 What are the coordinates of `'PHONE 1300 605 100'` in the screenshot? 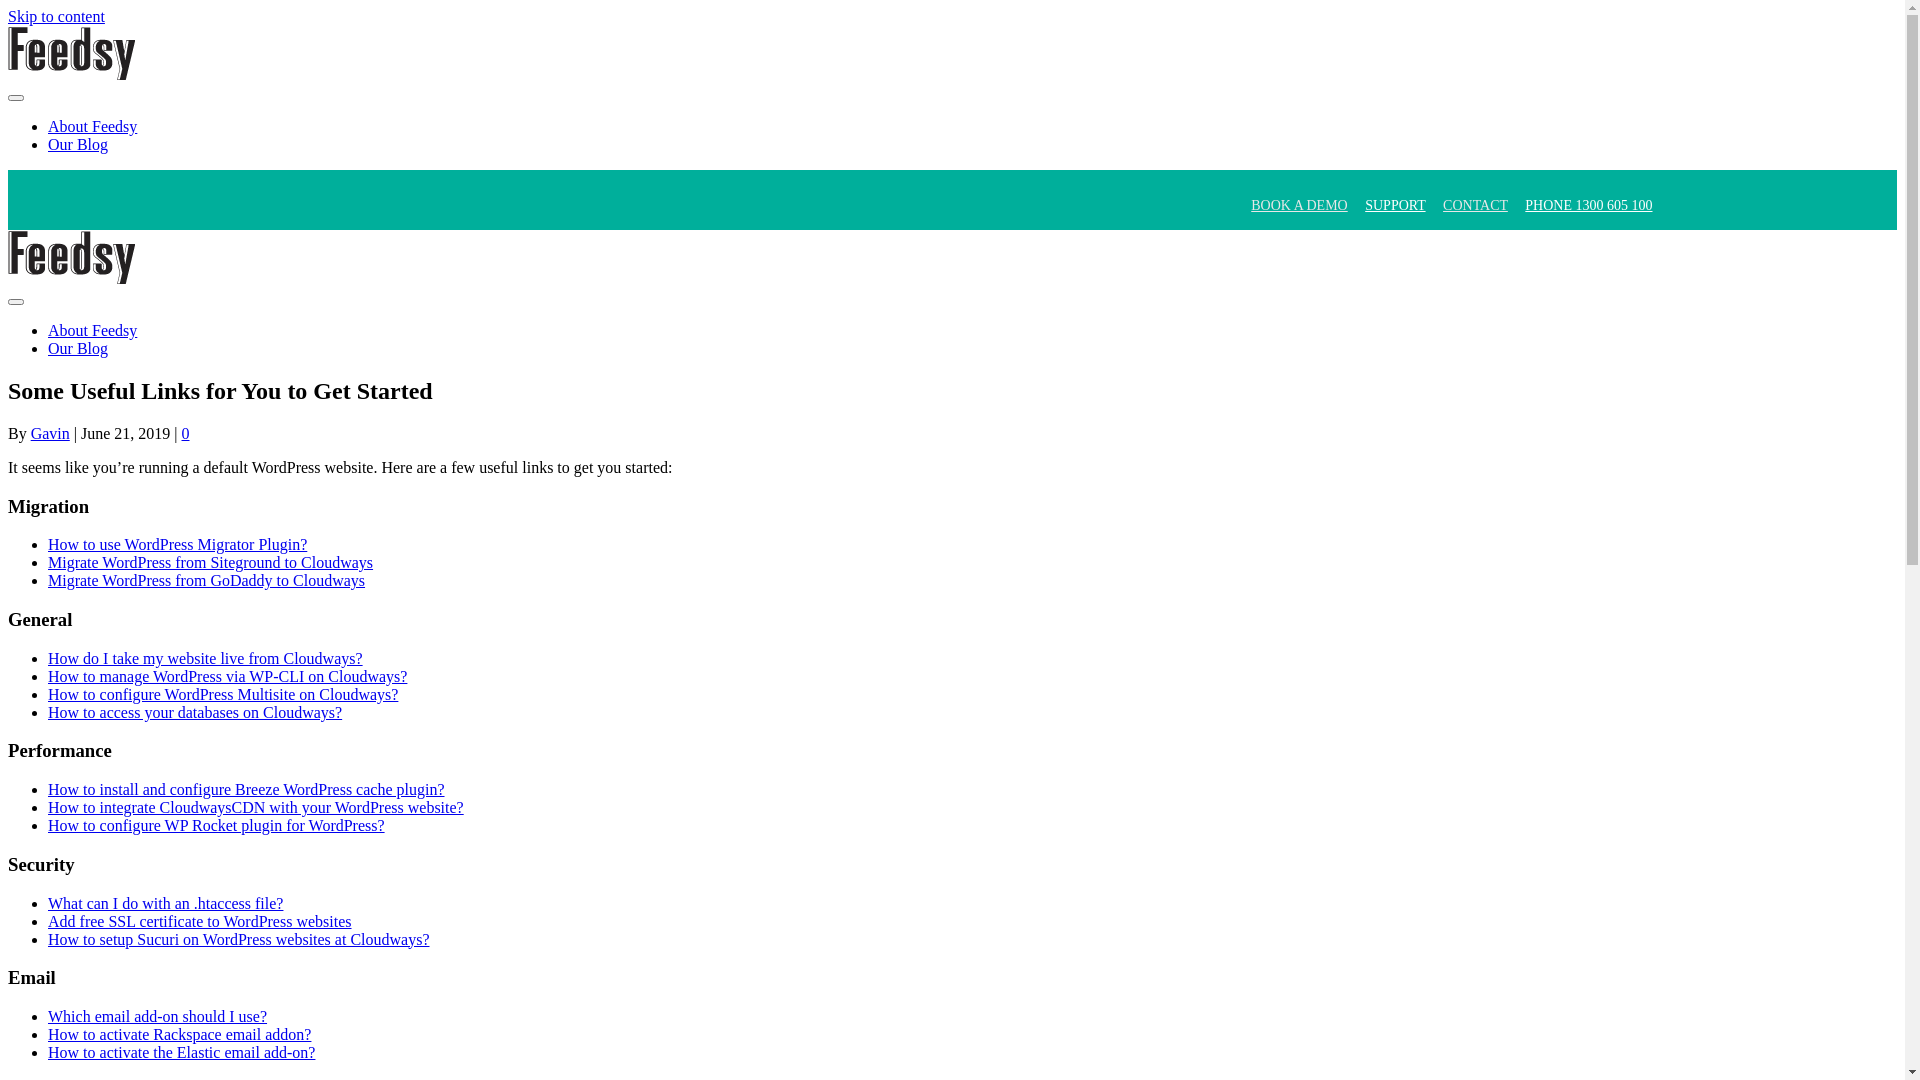 It's located at (1587, 205).